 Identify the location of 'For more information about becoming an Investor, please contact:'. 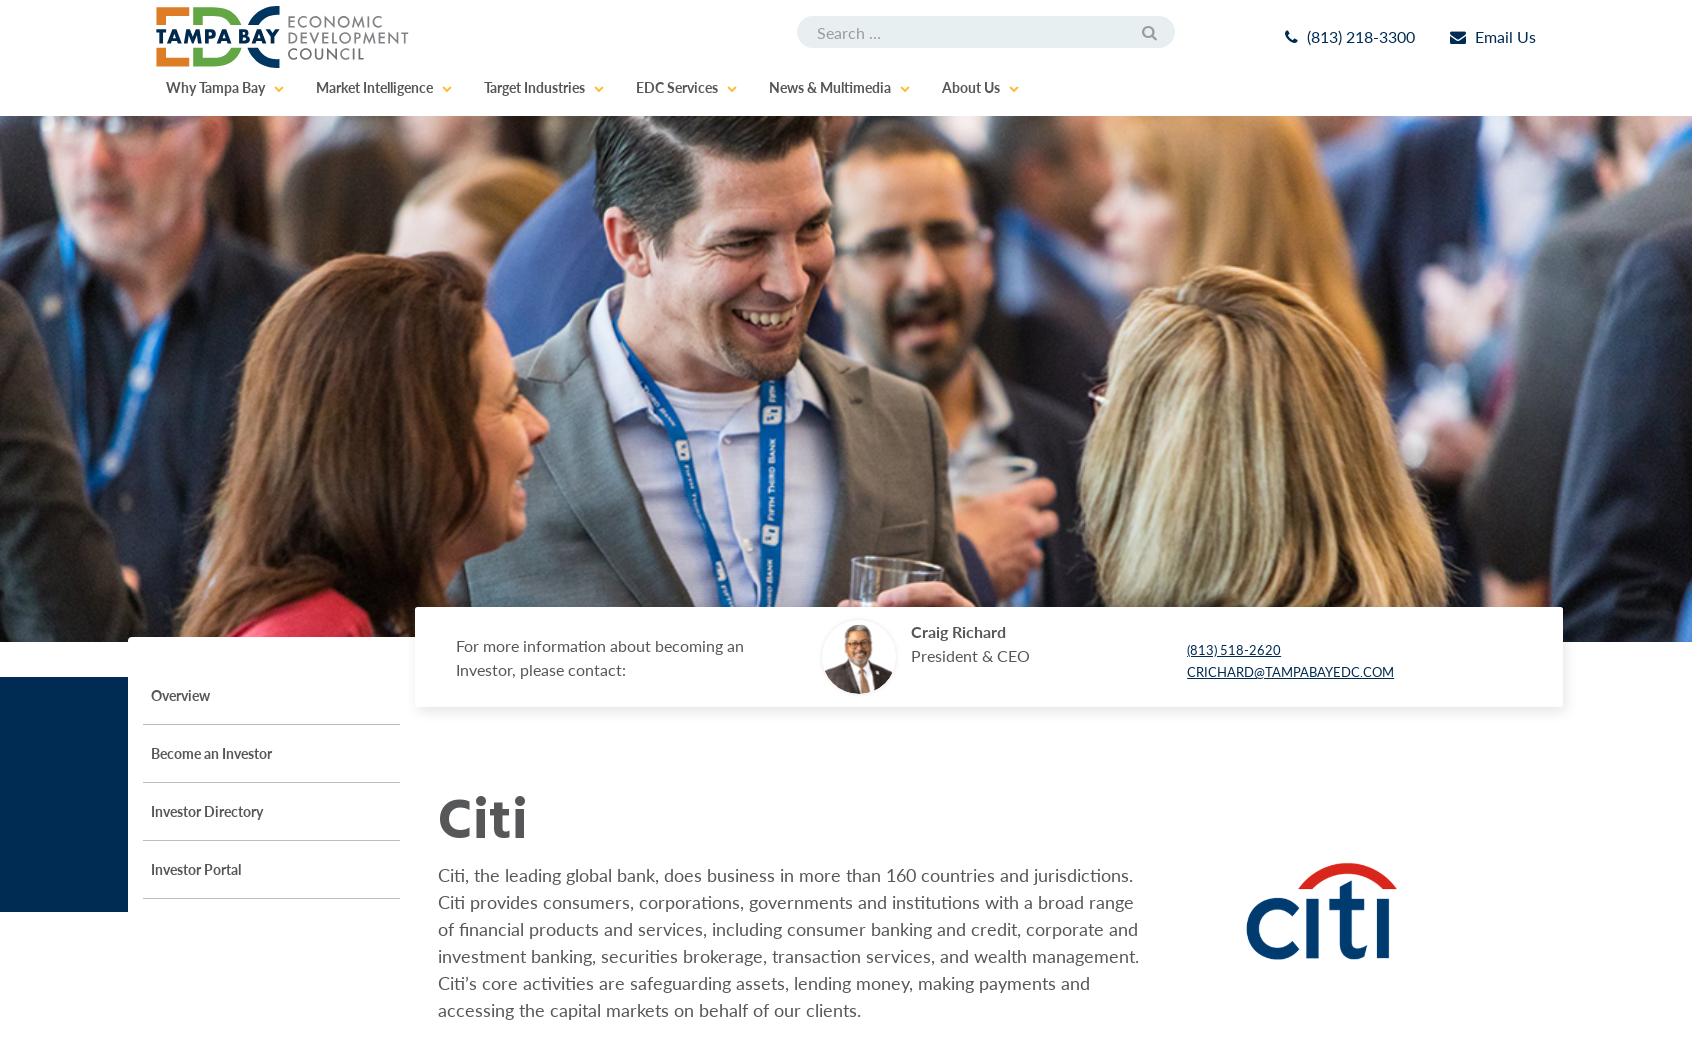
(600, 656).